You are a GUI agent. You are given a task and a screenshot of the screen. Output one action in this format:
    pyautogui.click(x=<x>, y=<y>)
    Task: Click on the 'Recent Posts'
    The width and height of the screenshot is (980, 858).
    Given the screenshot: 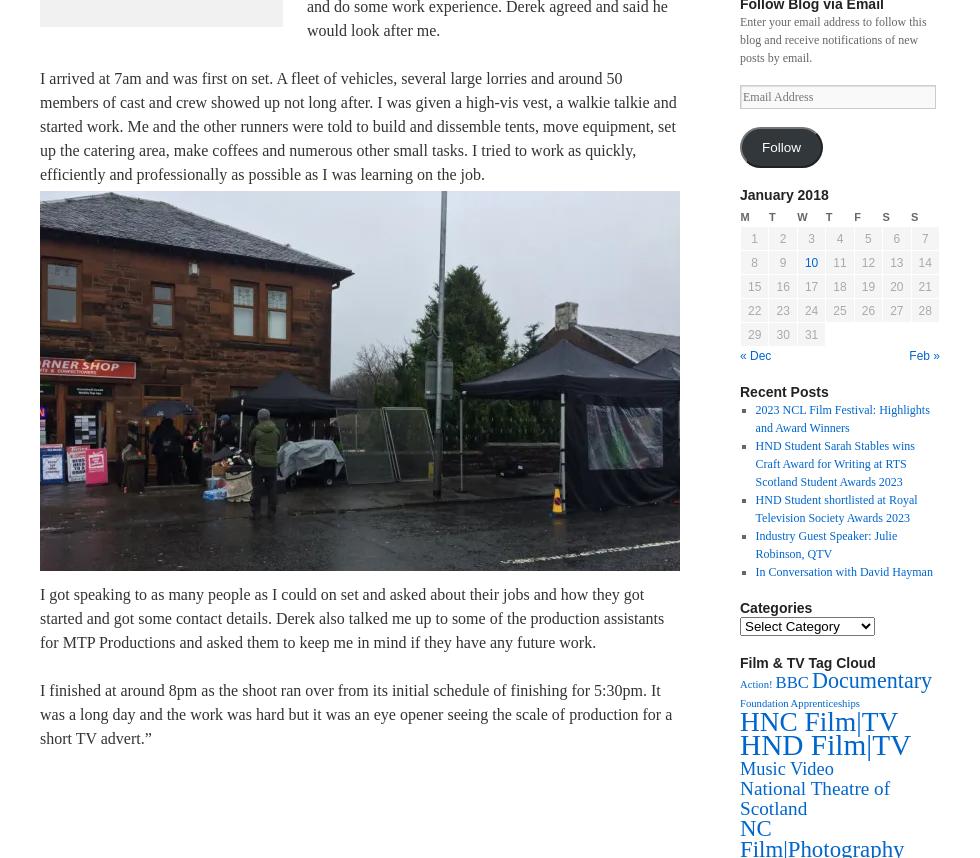 What is the action you would take?
    pyautogui.click(x=784, y=391)
    